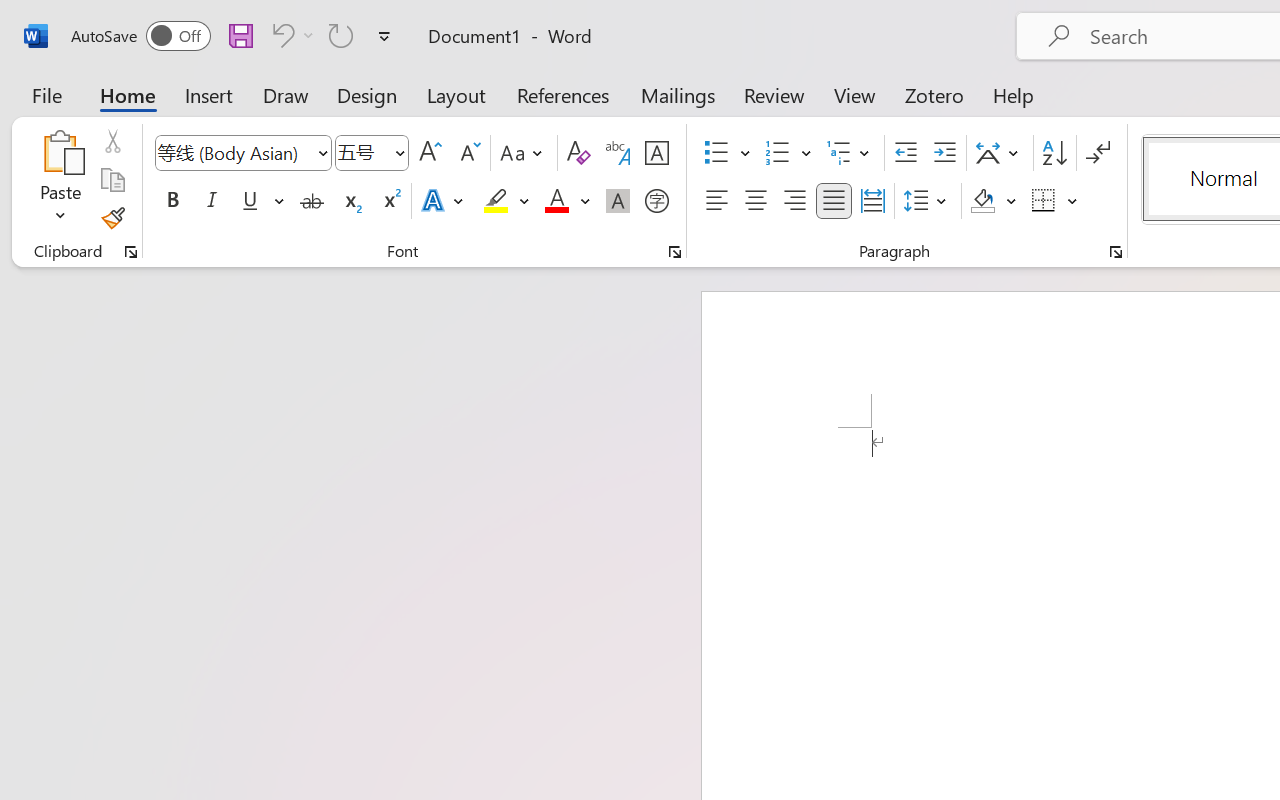 The width and height of the screenshot is (1280, 800). Describe the element at coordinates (289, 34) in the screenshot. I see `'Can'` at that location.